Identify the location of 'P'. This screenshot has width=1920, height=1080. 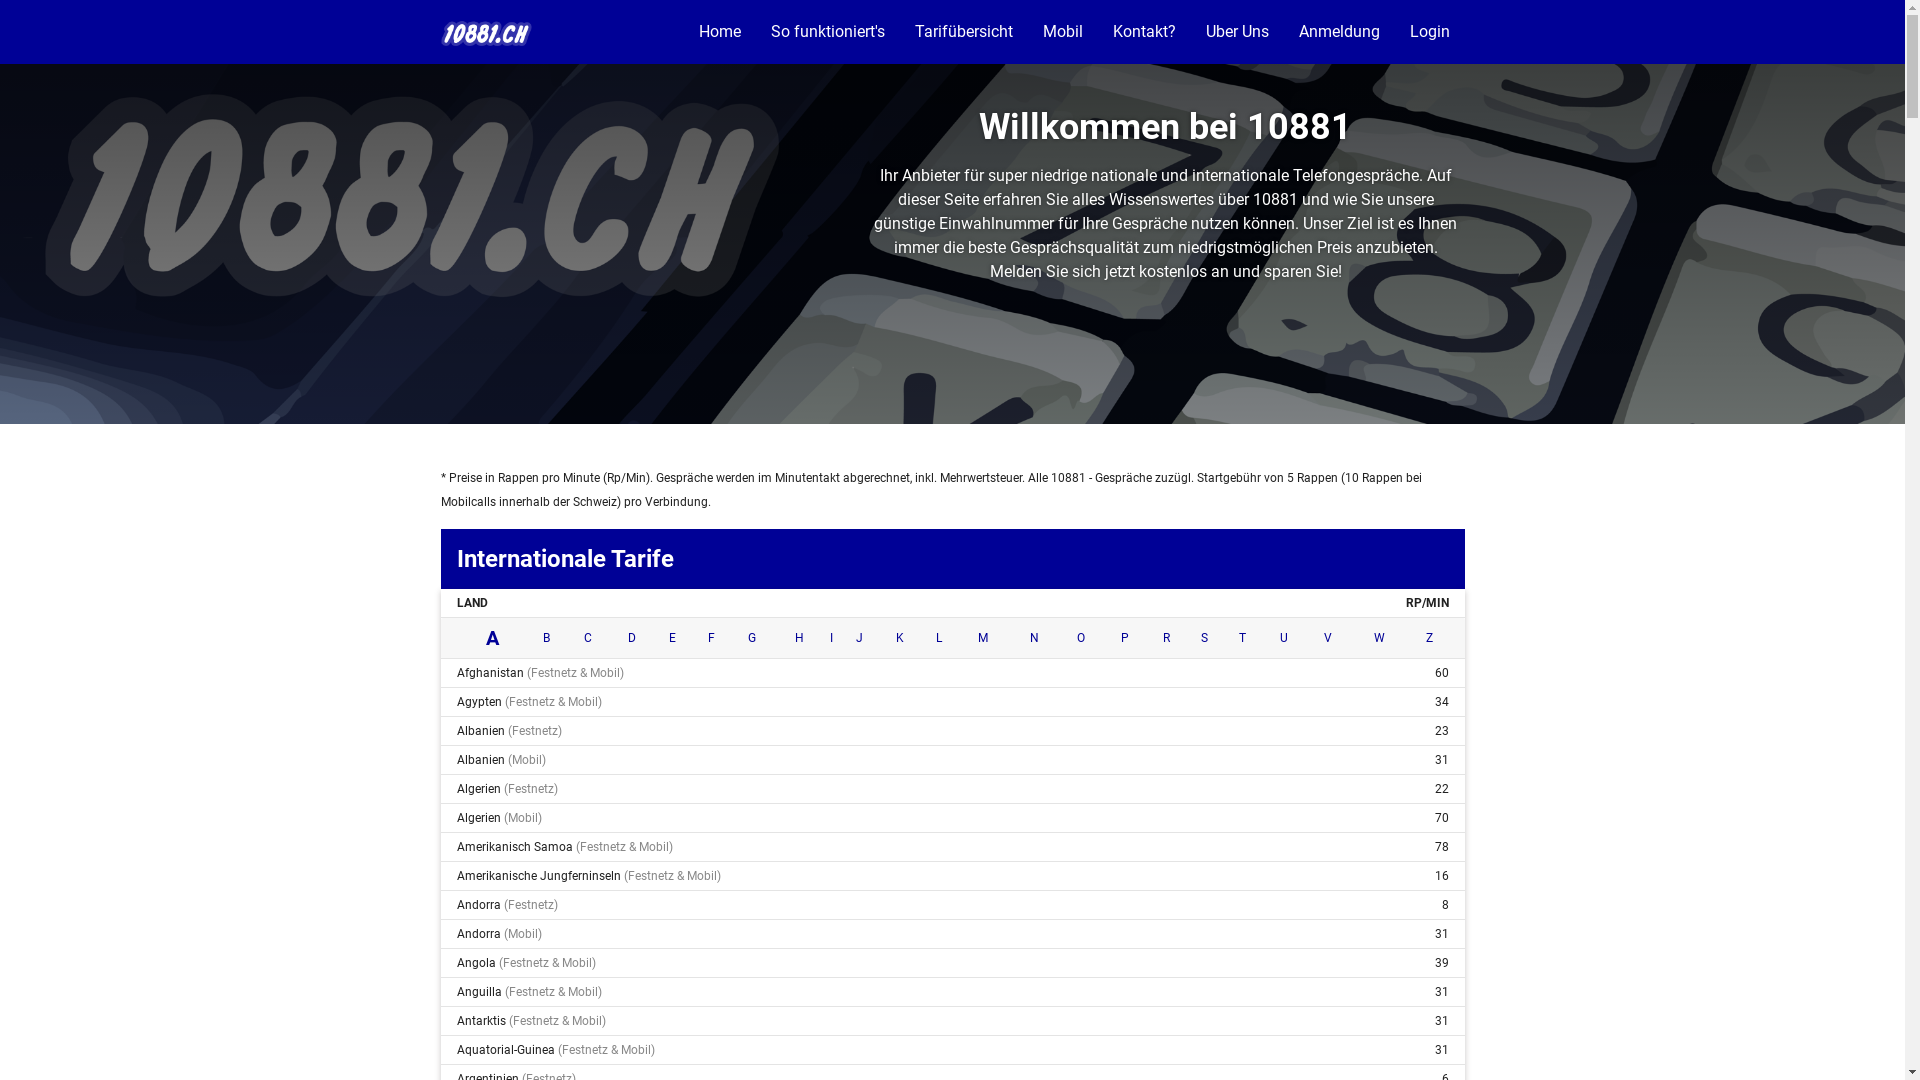
(1124, 637).